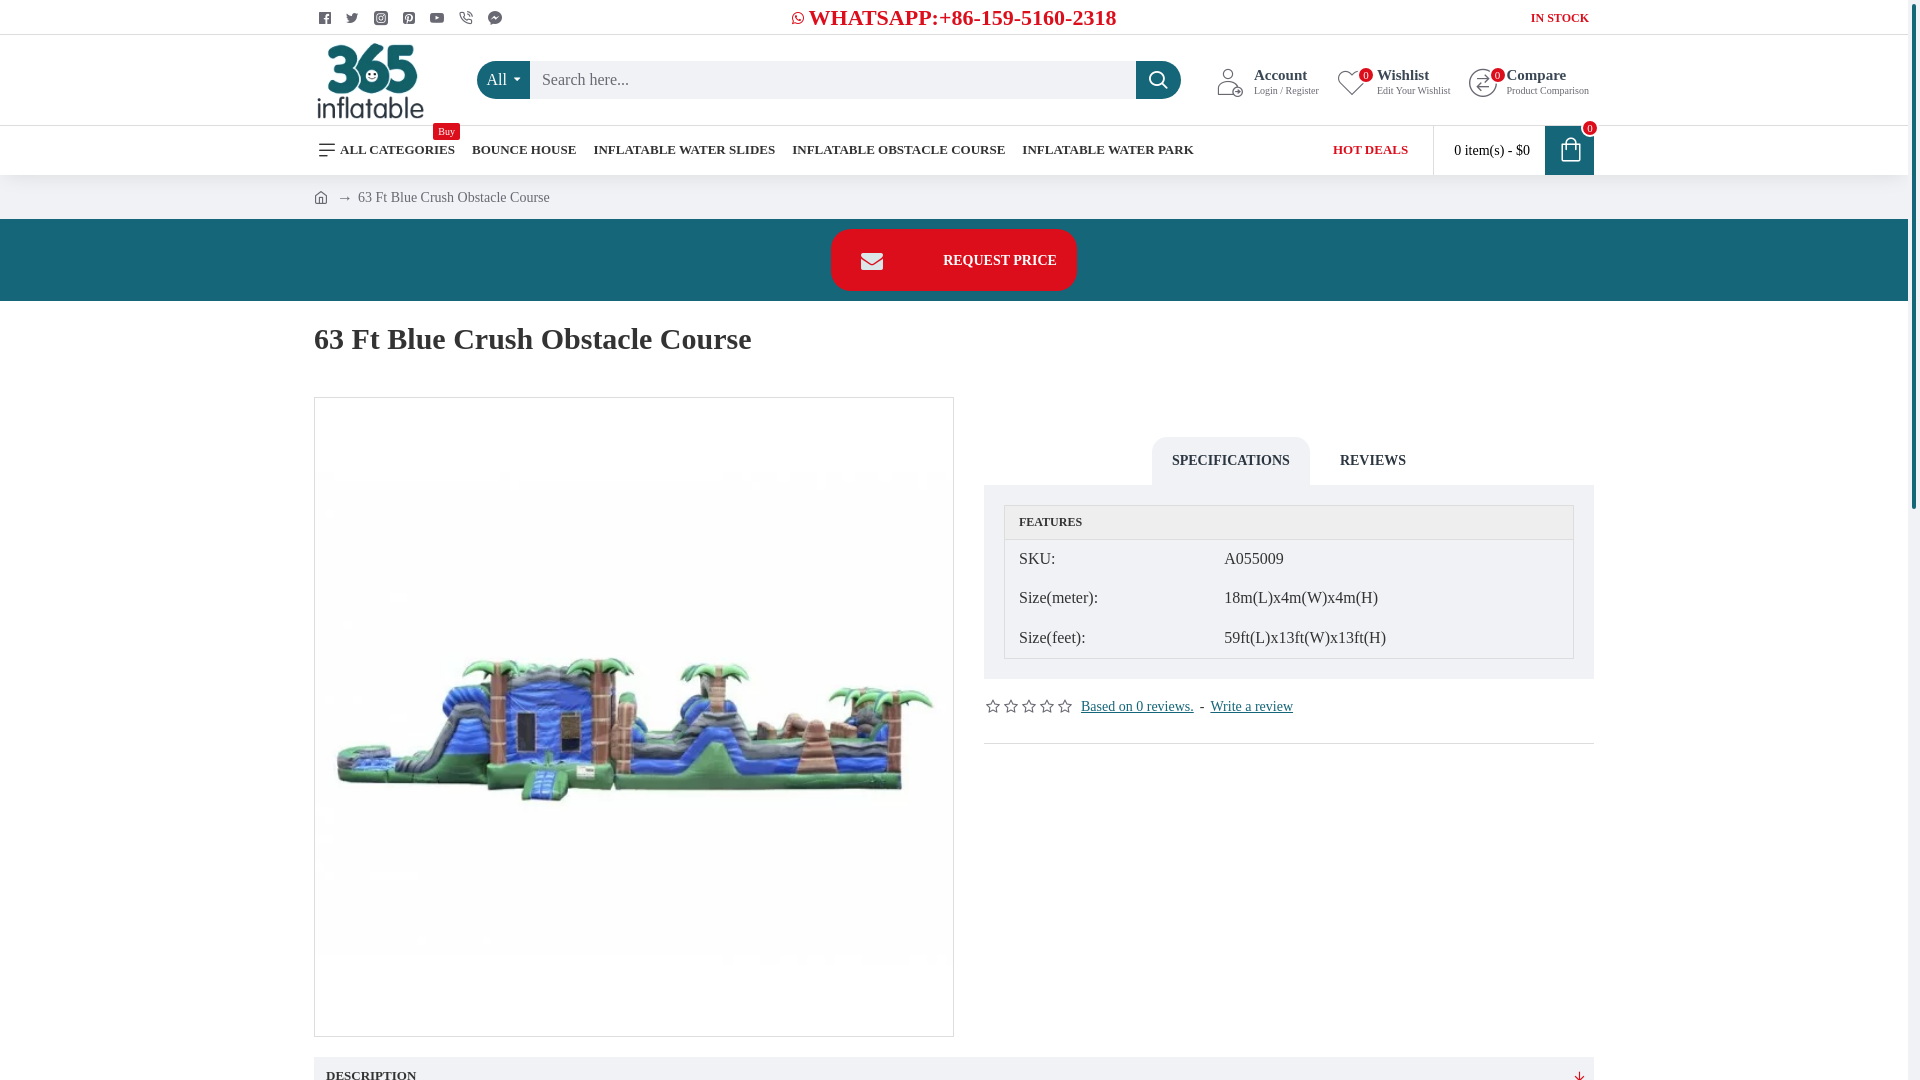 This screenshot has height=1080, width=1920. What do you see at coordinates (684, 149) in the screenshot?
I see `'INFLATABLE WATER SLIDES'` at bounding box center [684, 149].